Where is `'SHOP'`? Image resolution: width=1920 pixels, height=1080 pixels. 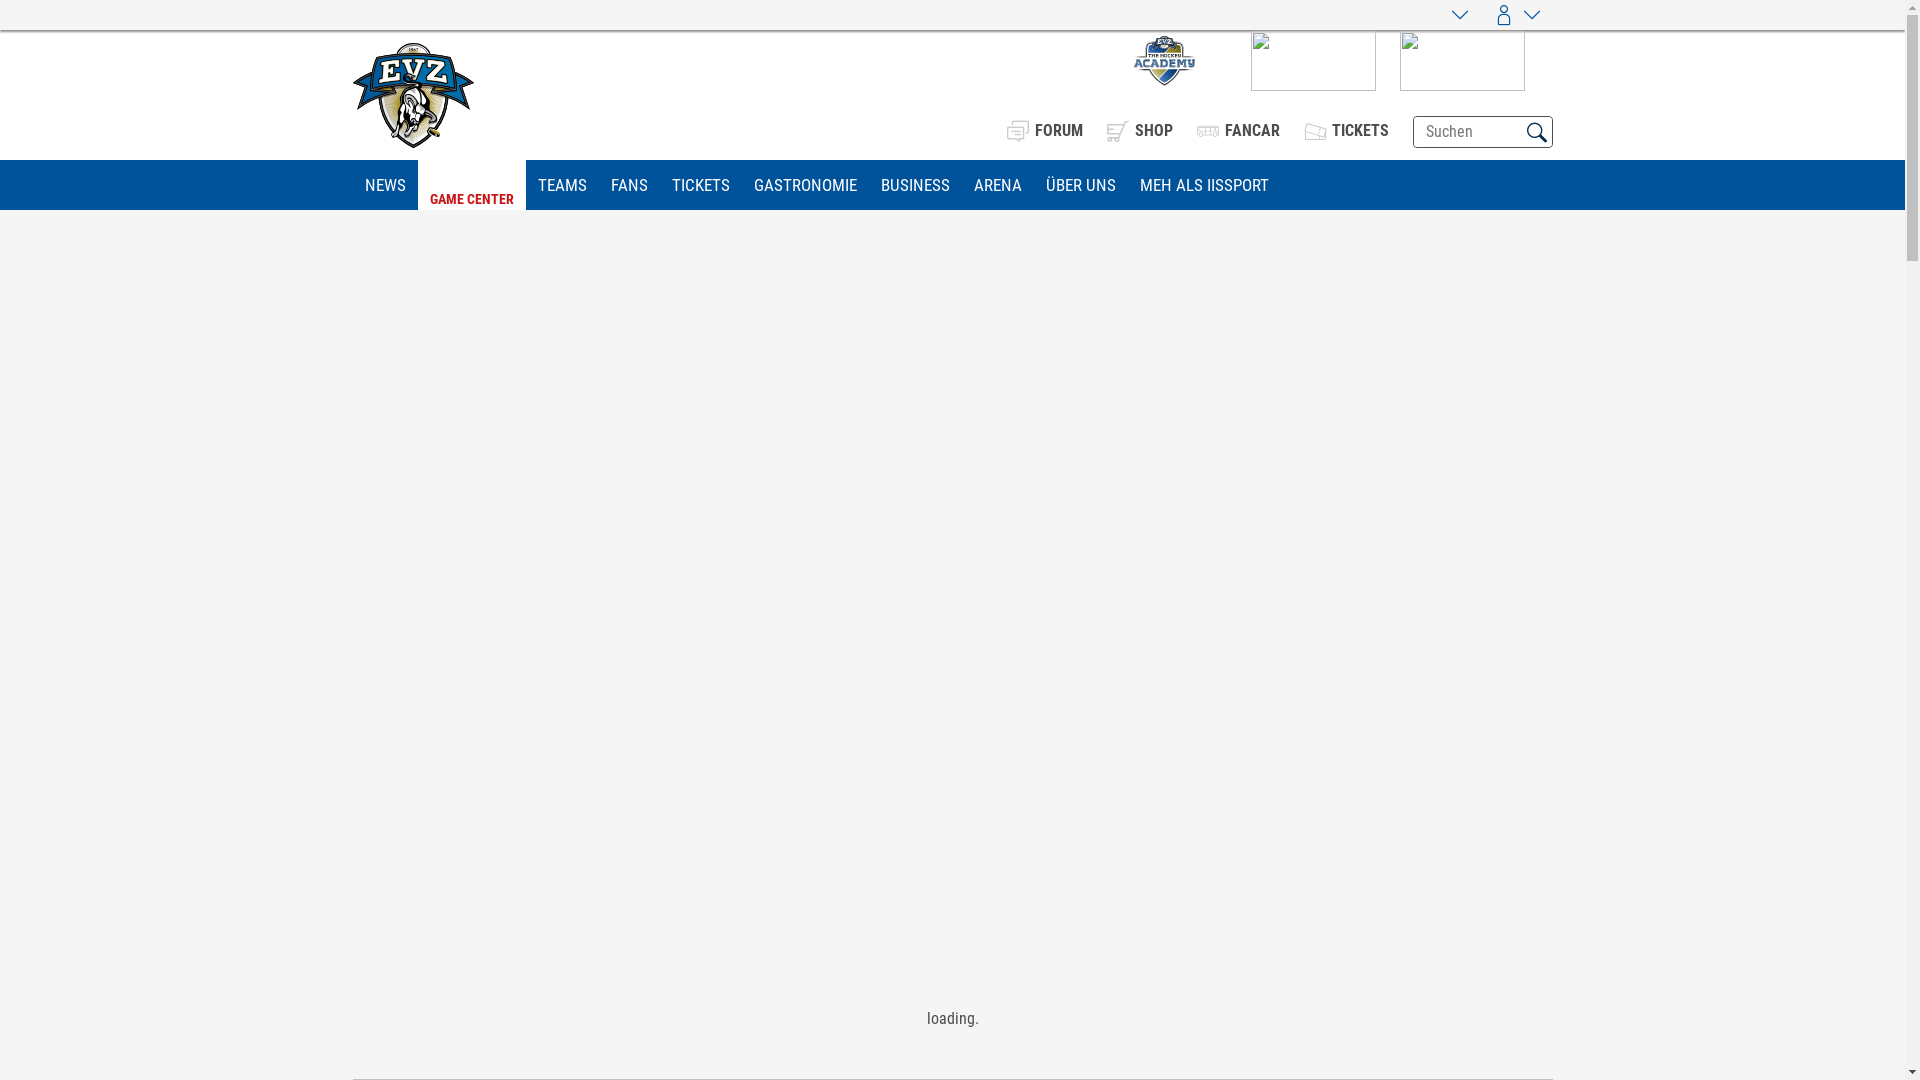
'SHOP' is located at coordinates (1138, 130).